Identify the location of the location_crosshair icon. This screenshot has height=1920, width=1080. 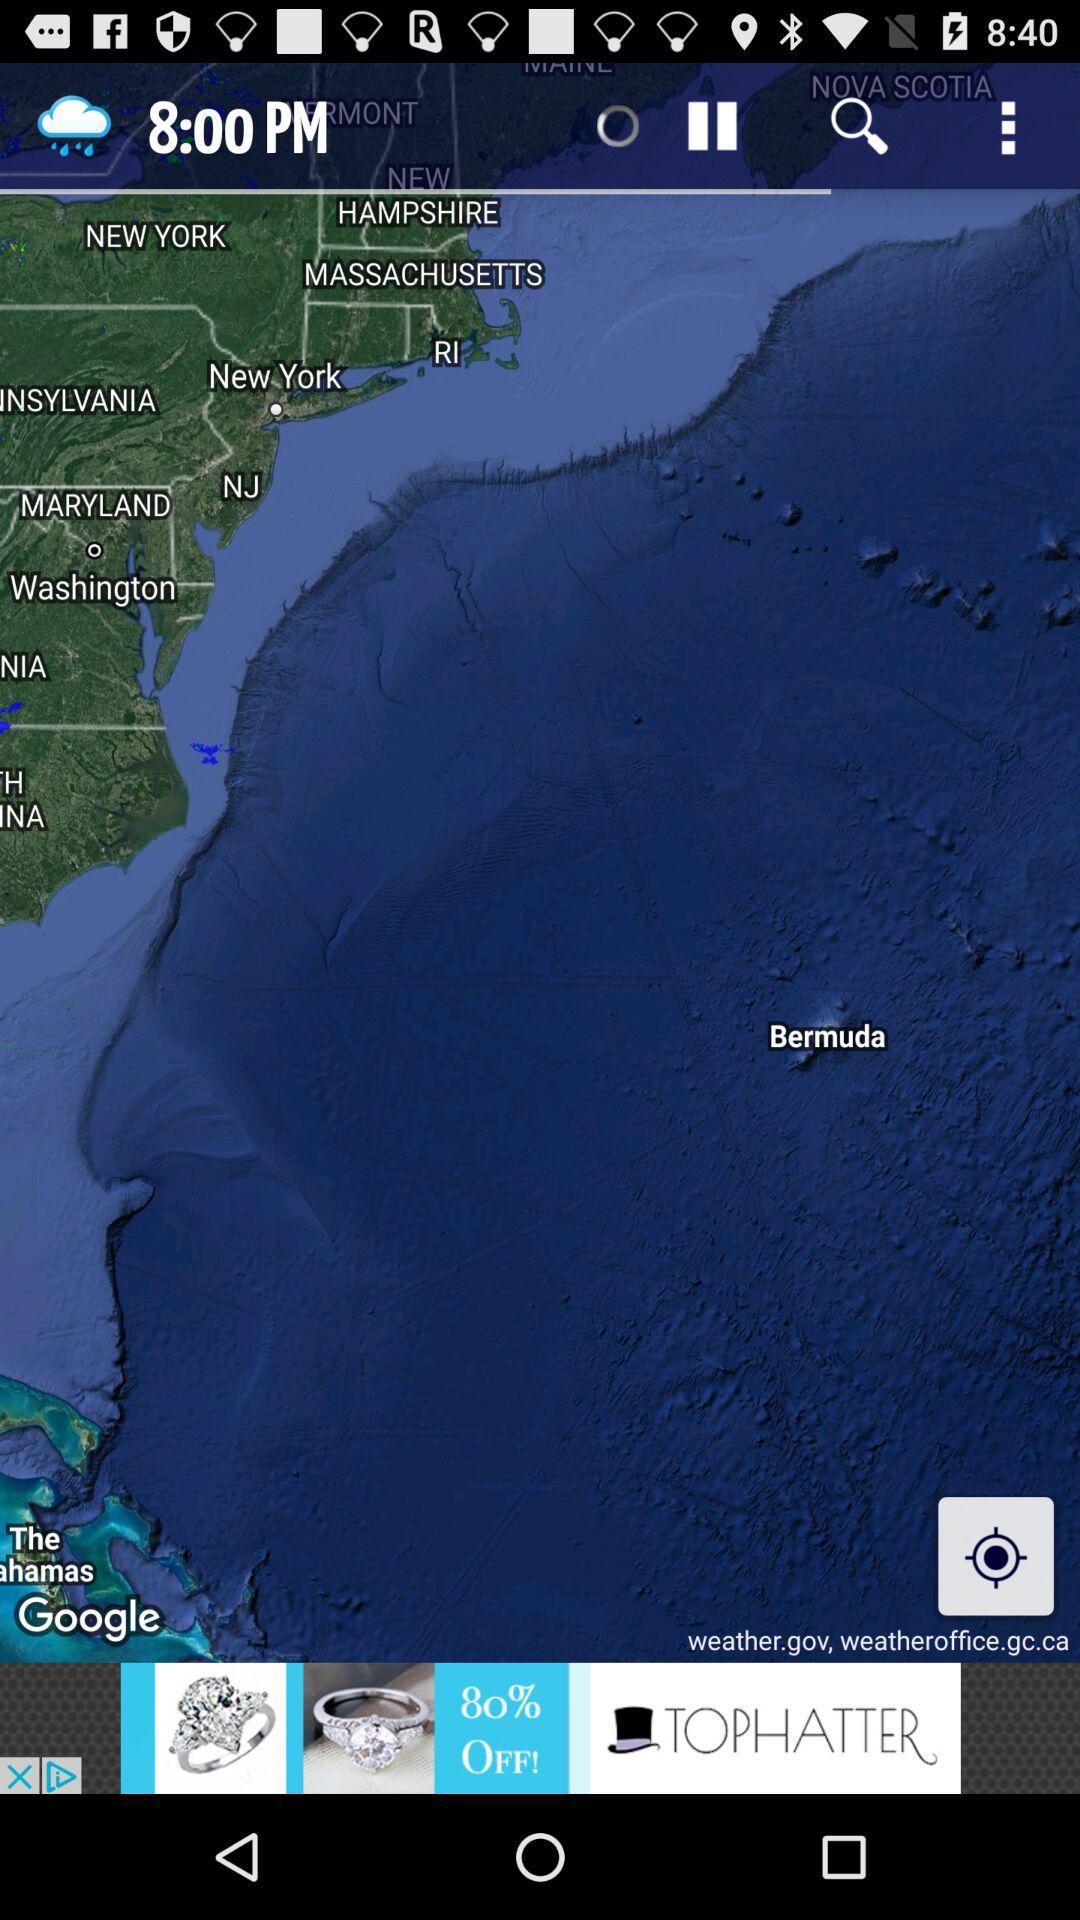
(995, 1667).